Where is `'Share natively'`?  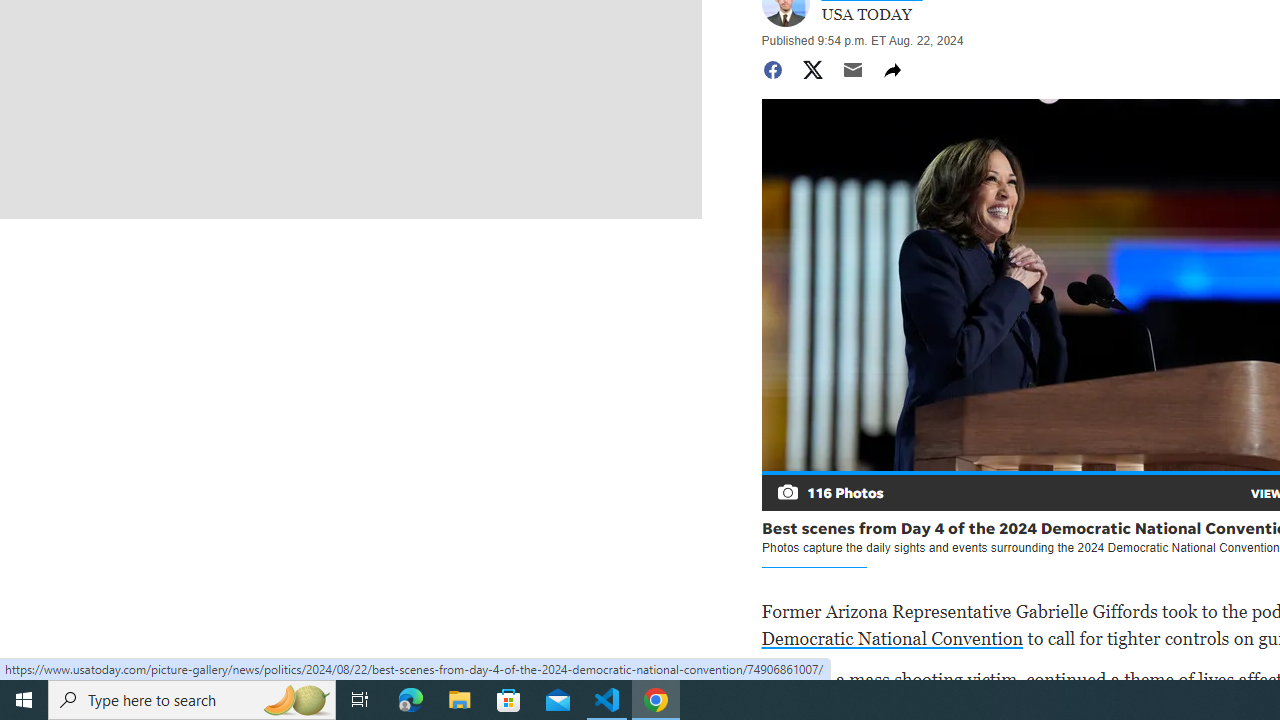
'Share natively' is located at coordinates (891, 68).